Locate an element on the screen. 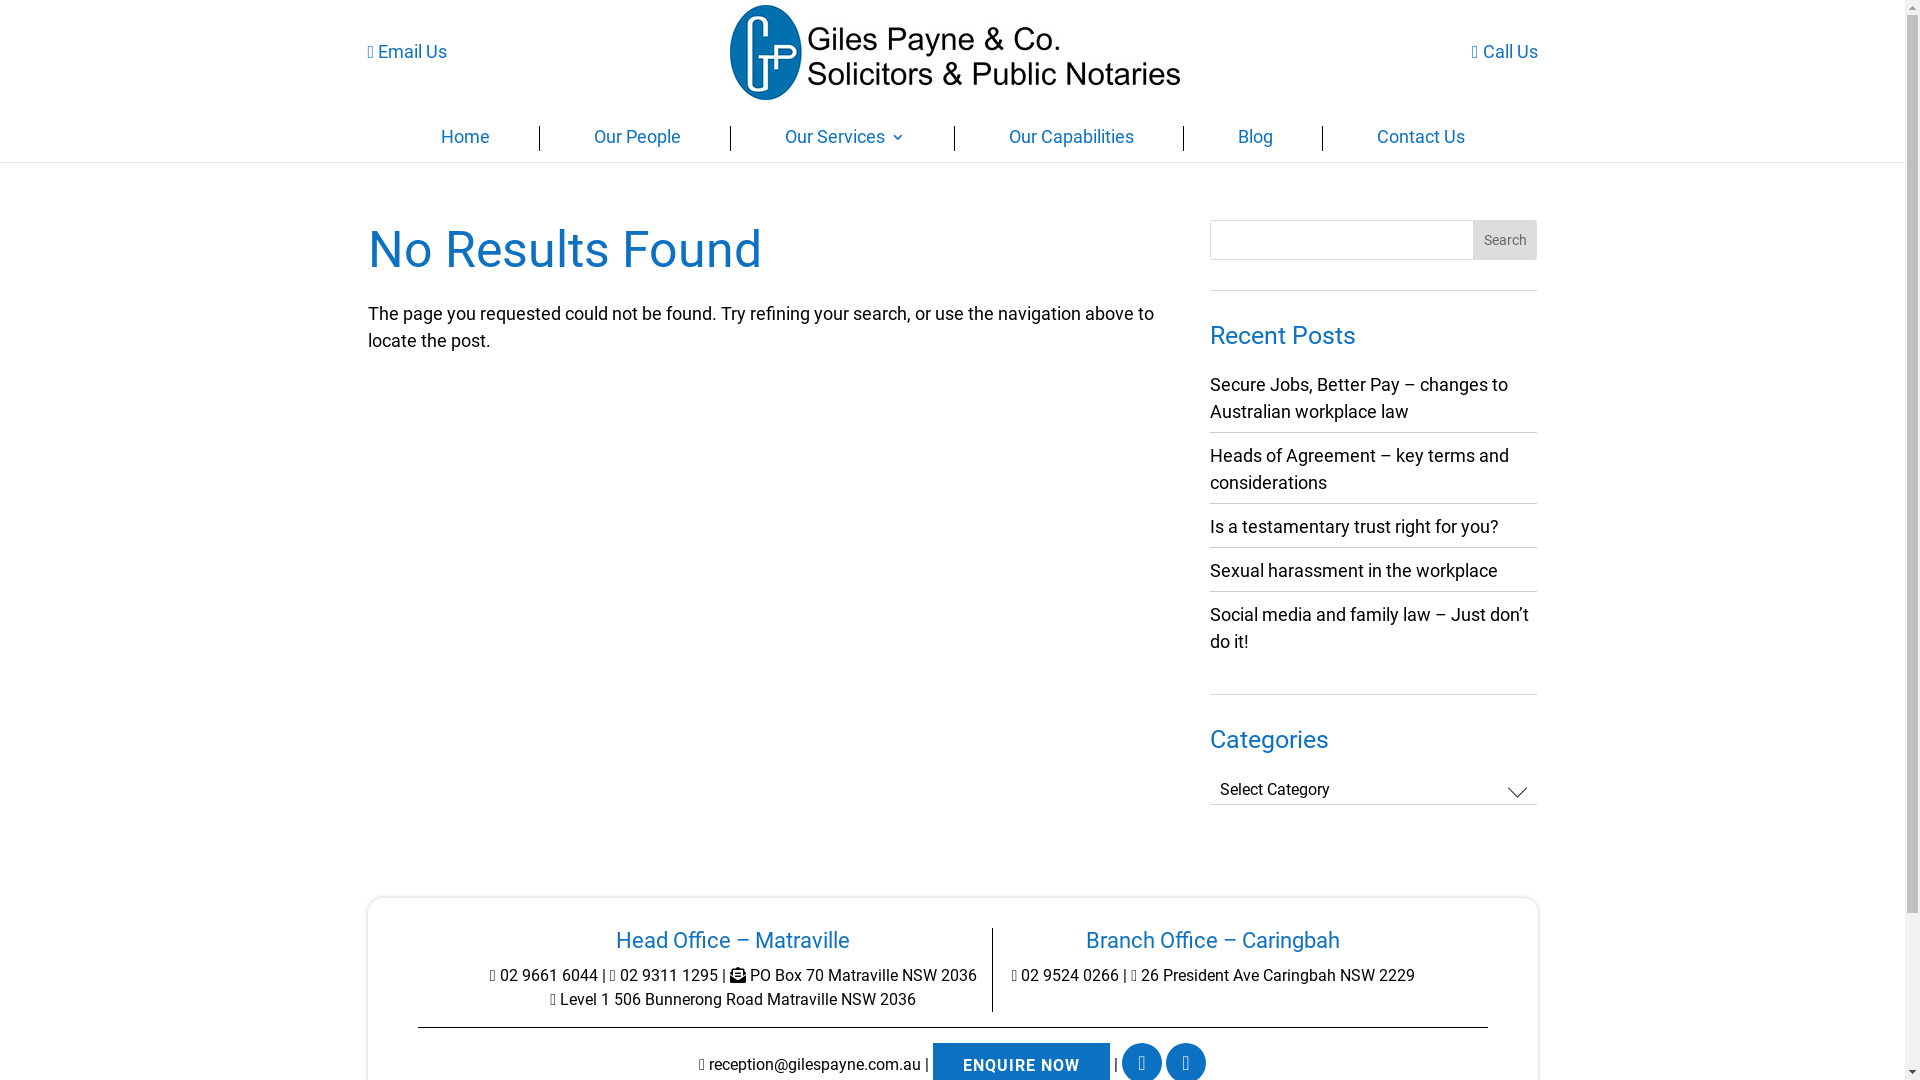 Image resolution: width=1920 pixels, height=1080 pixels. 'Our Capabilities' is located at coordinates (1069, 141).